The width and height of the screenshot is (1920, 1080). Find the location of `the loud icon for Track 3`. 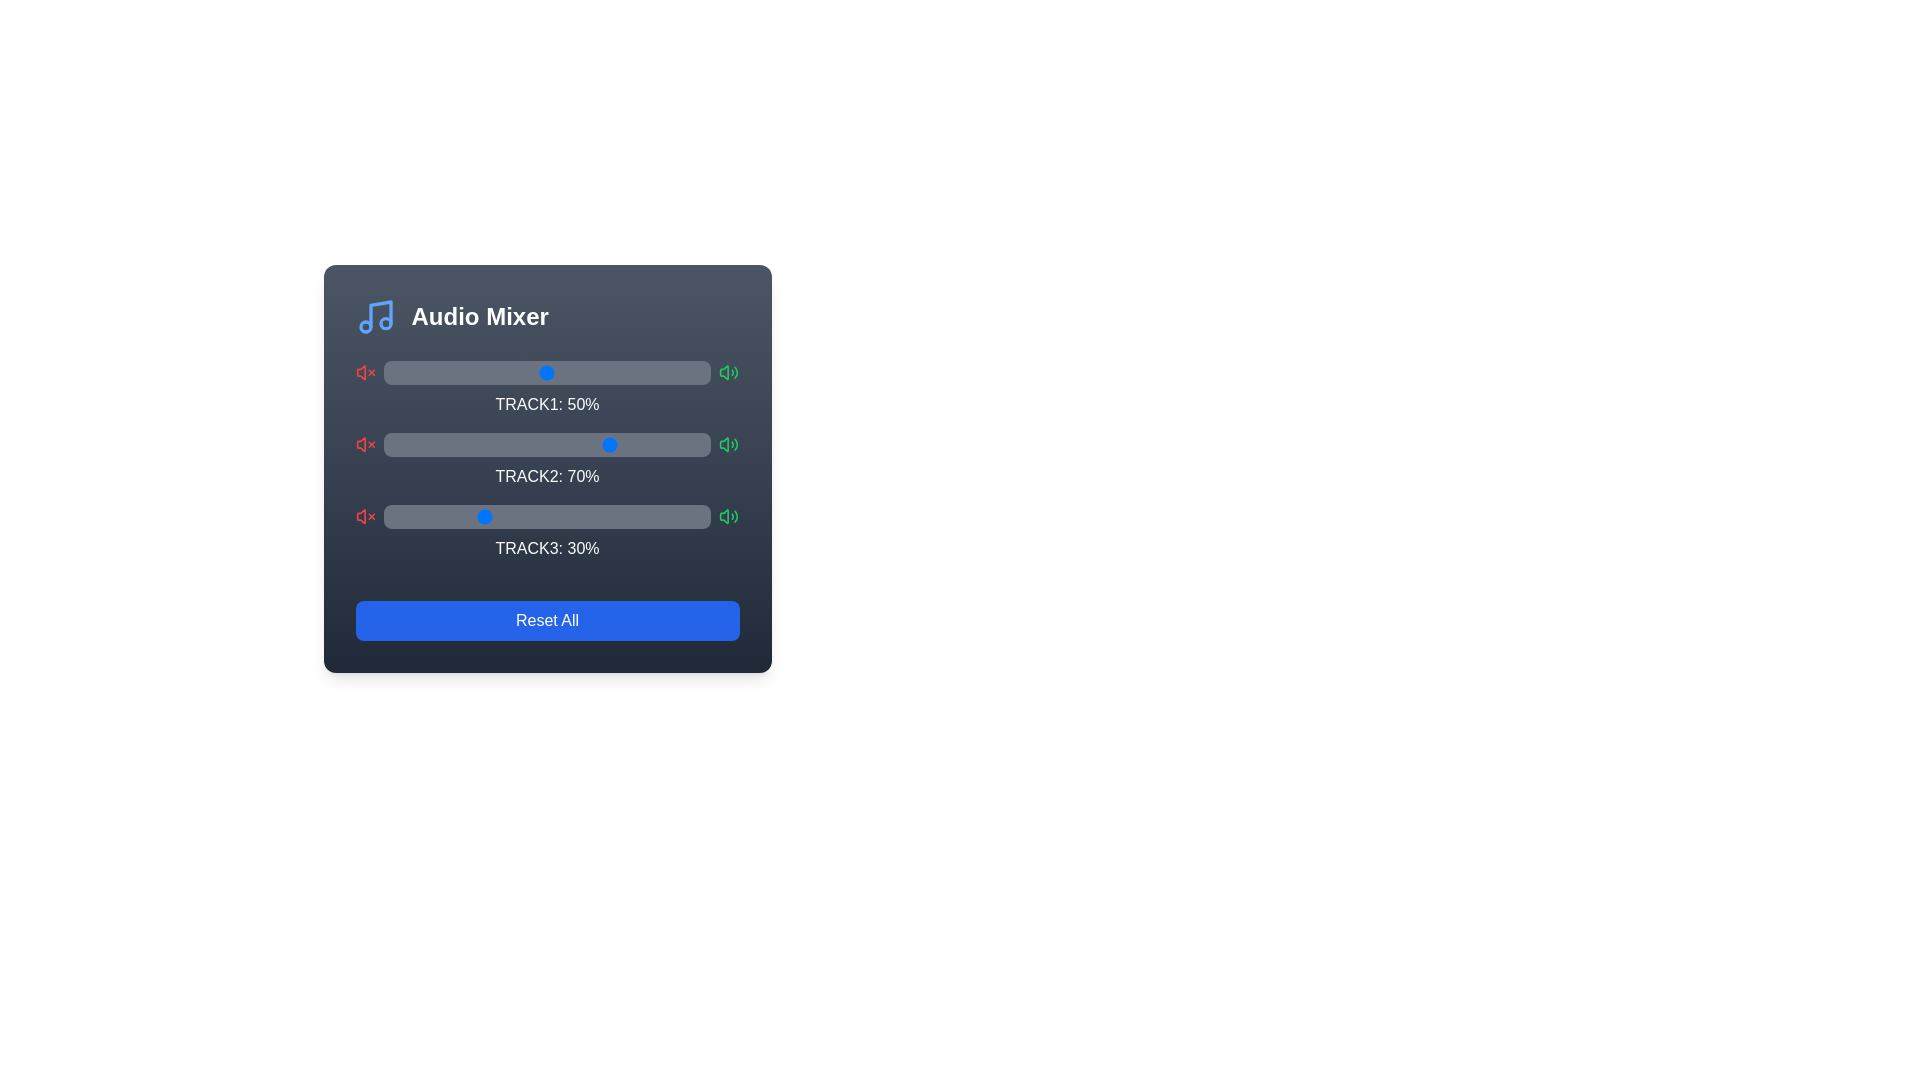

the loud icon for Track 3 is located at coordinates (728, 515).